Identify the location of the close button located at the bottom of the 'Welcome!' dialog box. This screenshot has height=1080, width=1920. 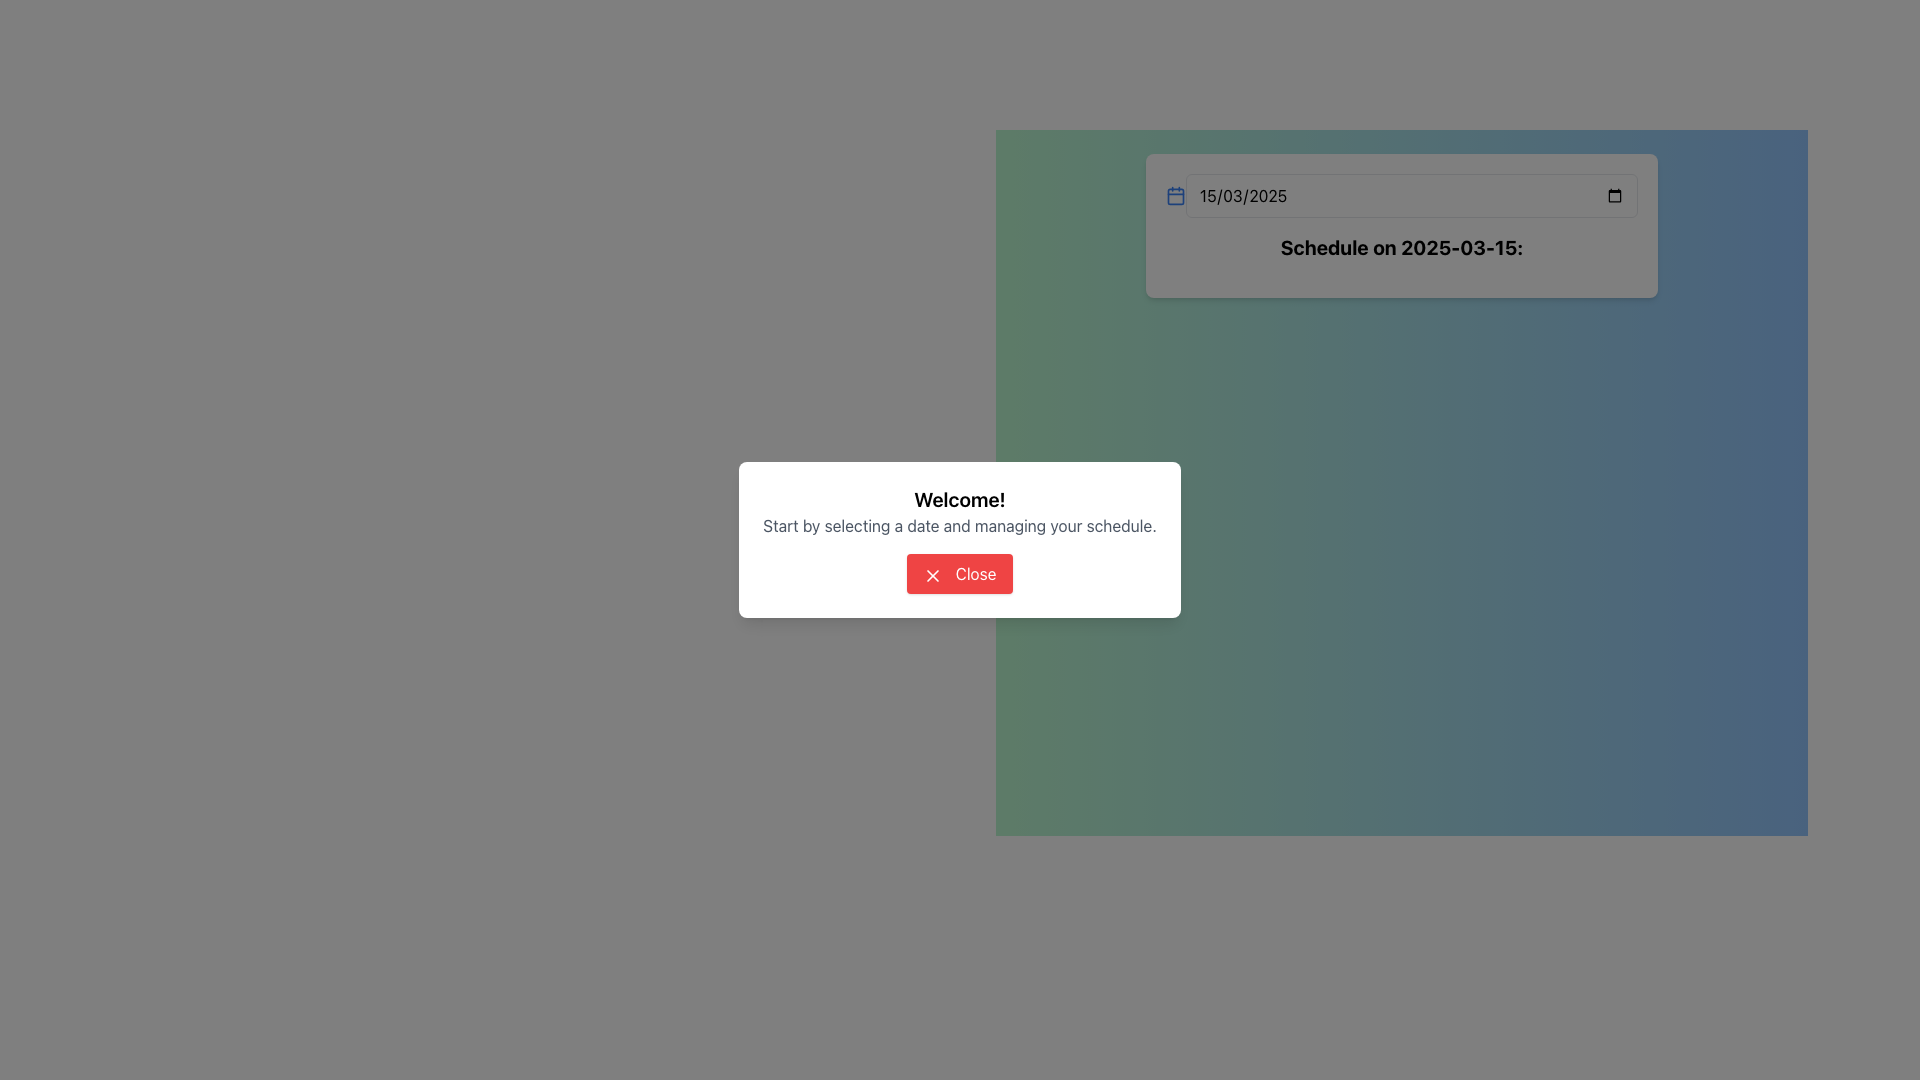
(960, 574).